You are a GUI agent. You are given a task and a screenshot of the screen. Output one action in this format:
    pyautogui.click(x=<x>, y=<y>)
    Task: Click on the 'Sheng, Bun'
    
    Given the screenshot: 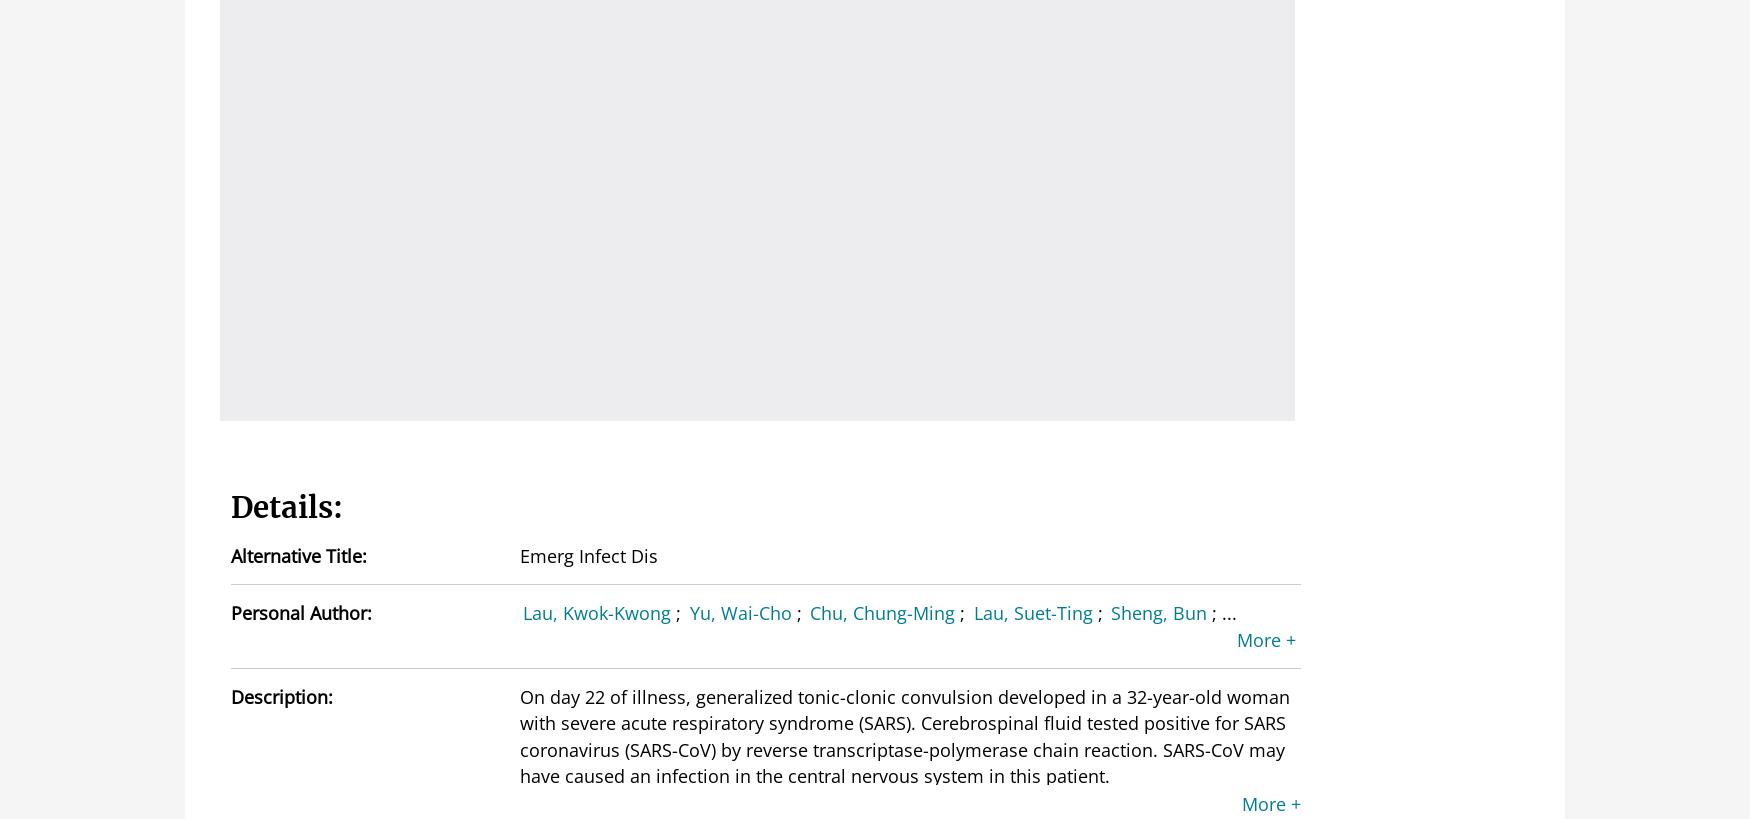 What is the action you would take?
    pyautogui.click(x=1111, y=612)
    